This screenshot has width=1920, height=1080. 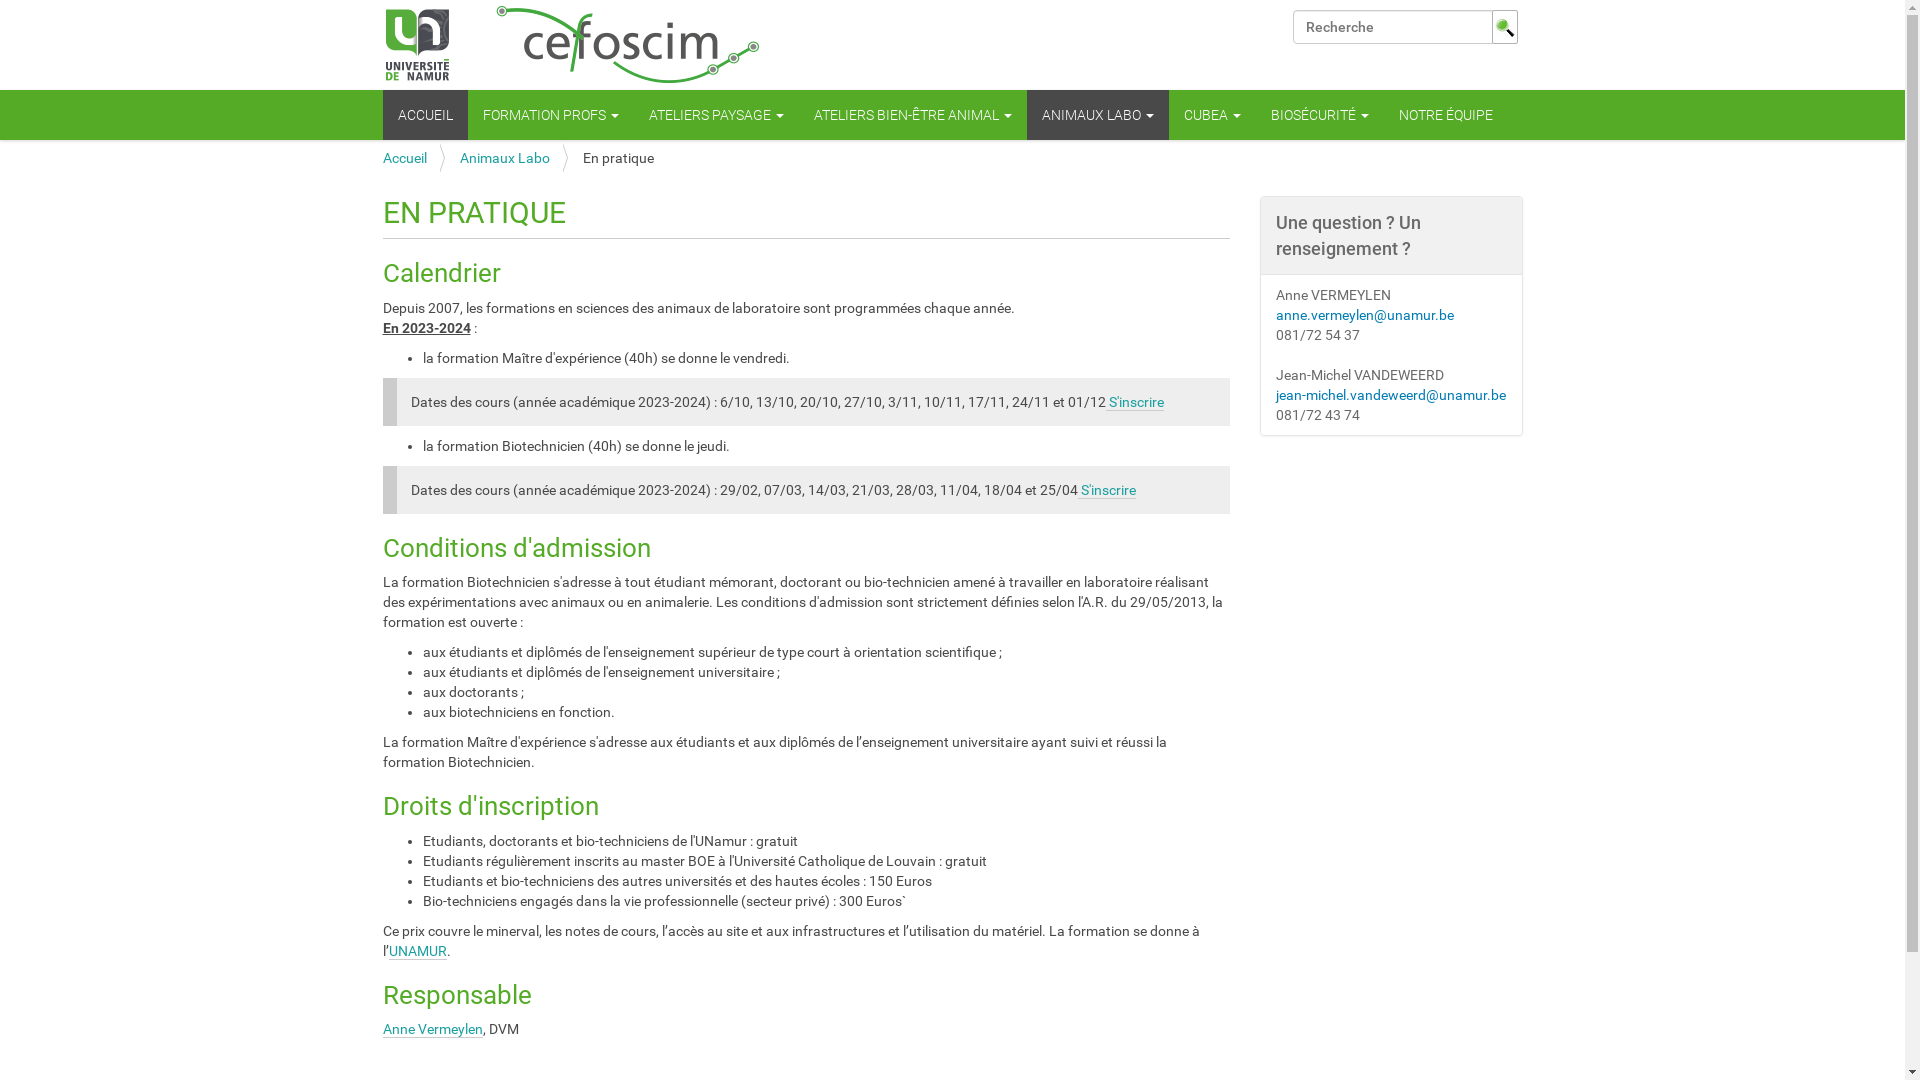 What do you see at coordinates (1291, 27) in the screenshot?
I see `'Recherche'` at bounding box center [1291, 27].